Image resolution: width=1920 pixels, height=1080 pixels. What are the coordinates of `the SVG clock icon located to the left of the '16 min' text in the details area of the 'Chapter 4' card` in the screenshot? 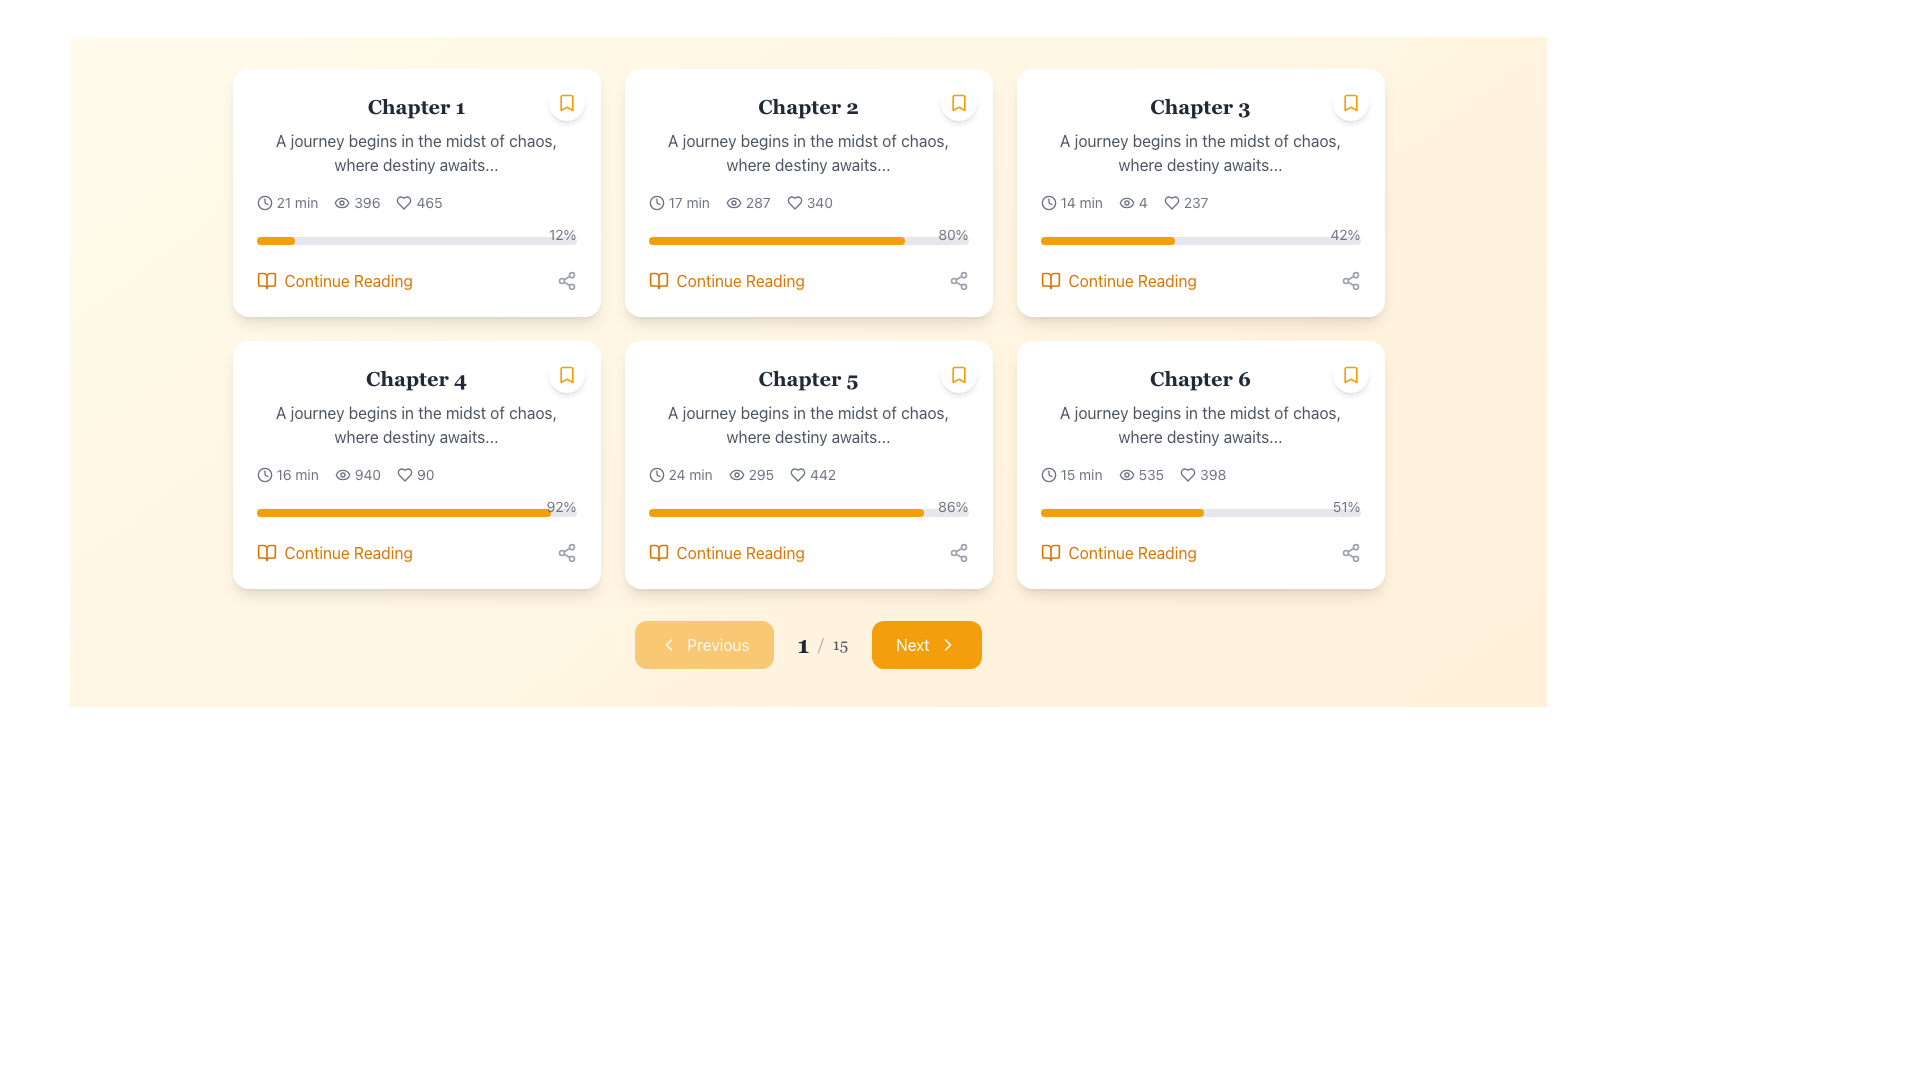 It's located at (263, 474).